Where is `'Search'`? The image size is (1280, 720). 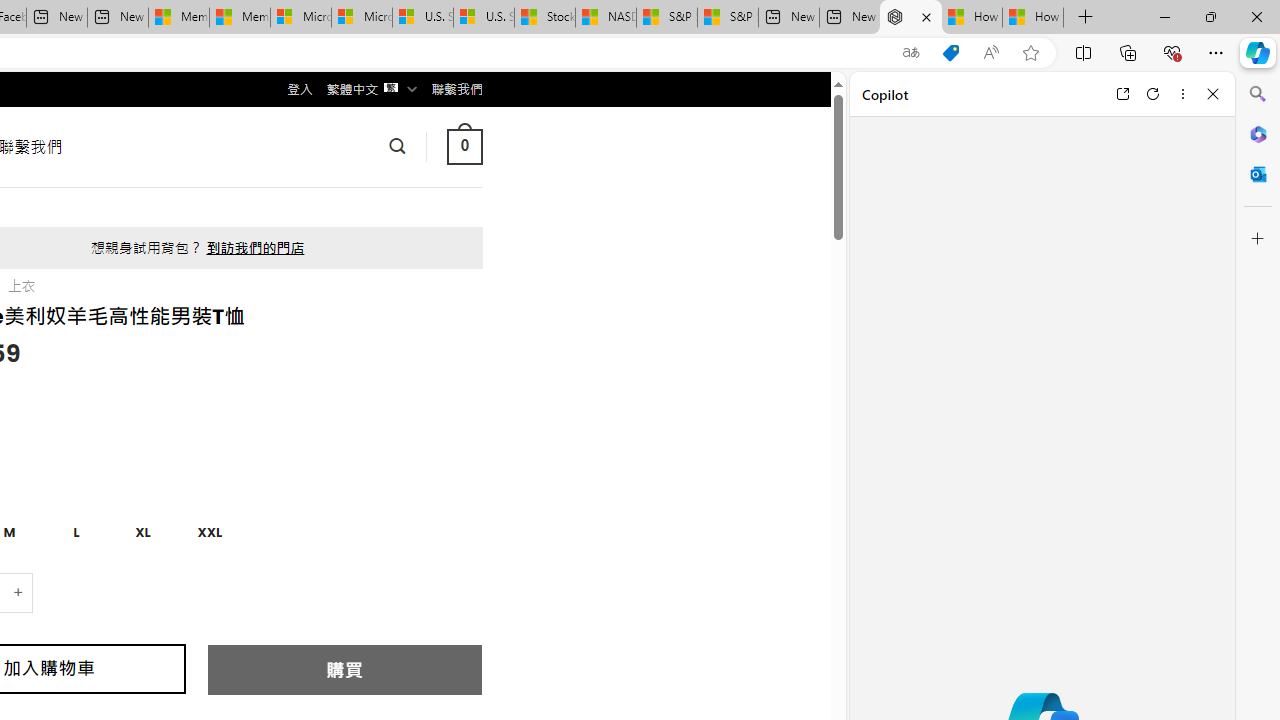
'Search' is located at coordinates (1257, 94).